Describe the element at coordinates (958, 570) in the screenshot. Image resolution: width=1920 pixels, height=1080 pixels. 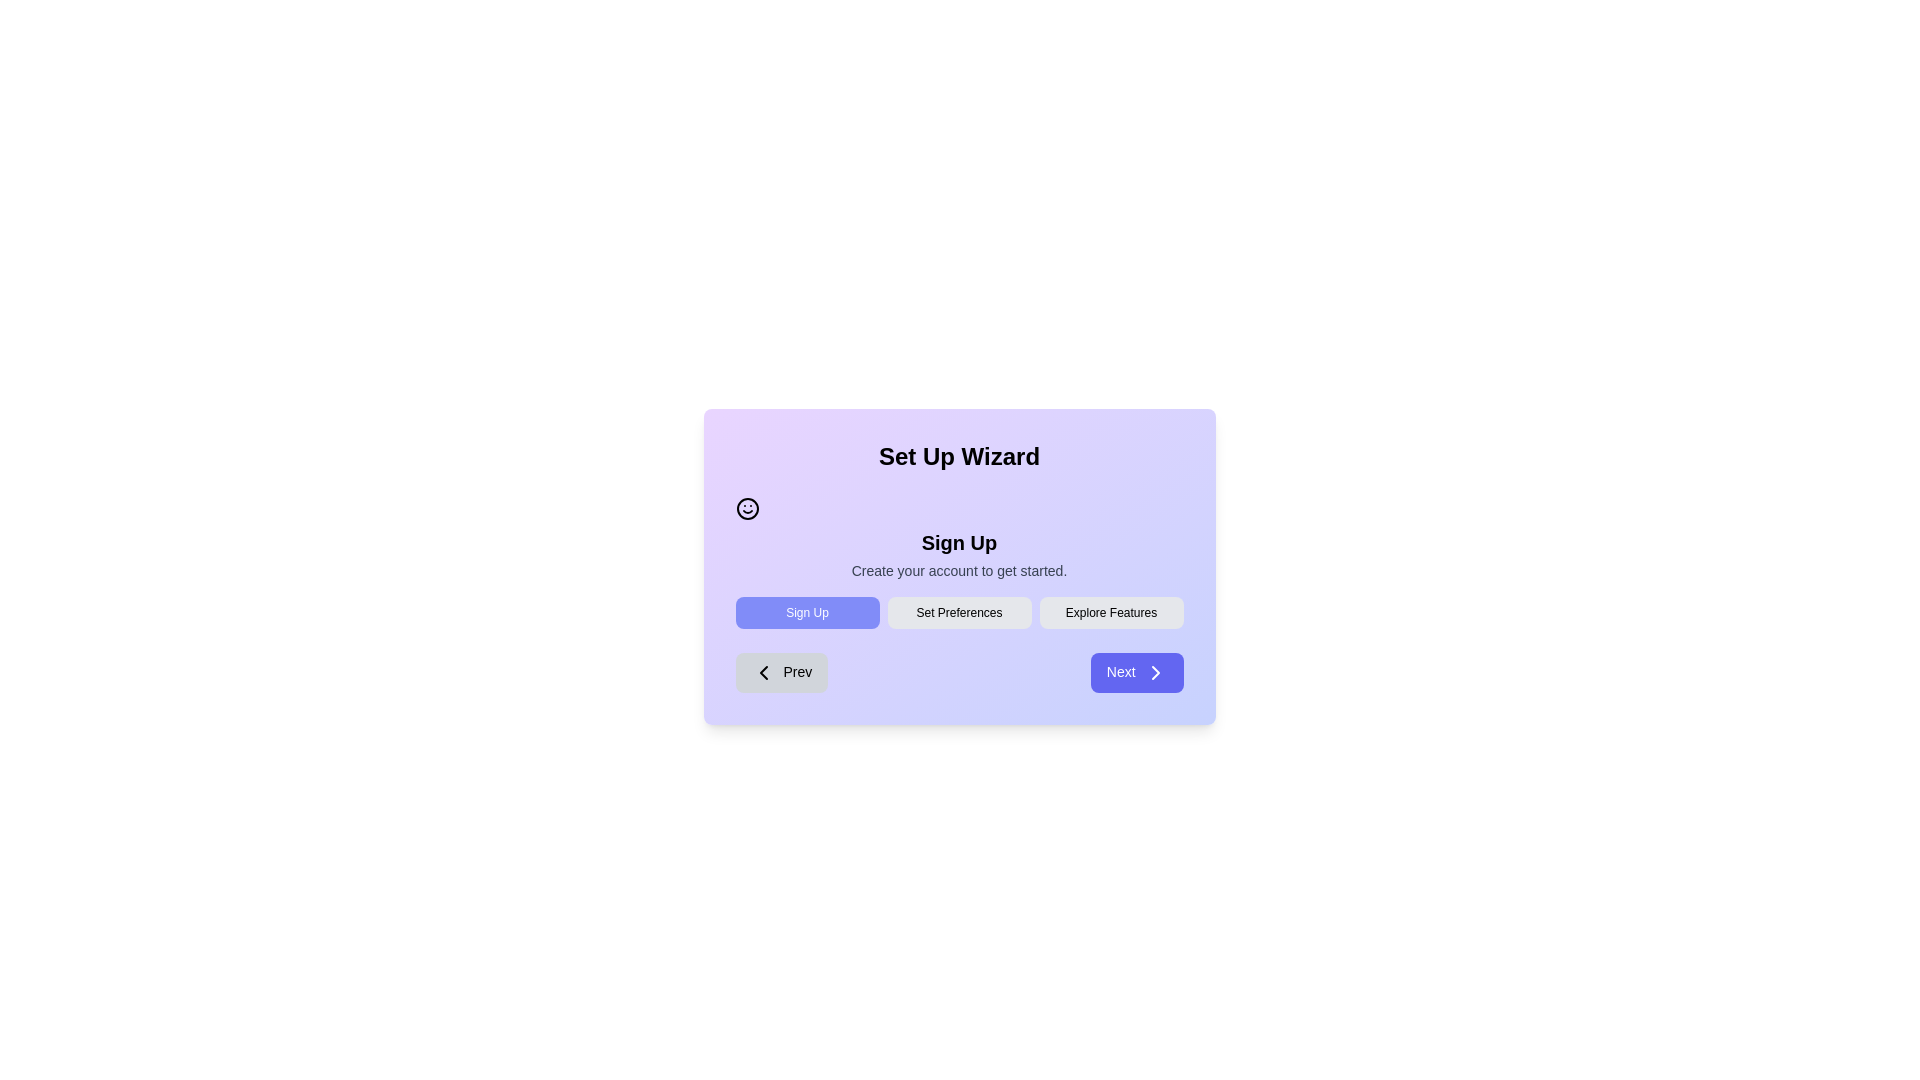
I see `the instructional message that guides the user to create an account, located below the 'Sign Up' heading` at that location.